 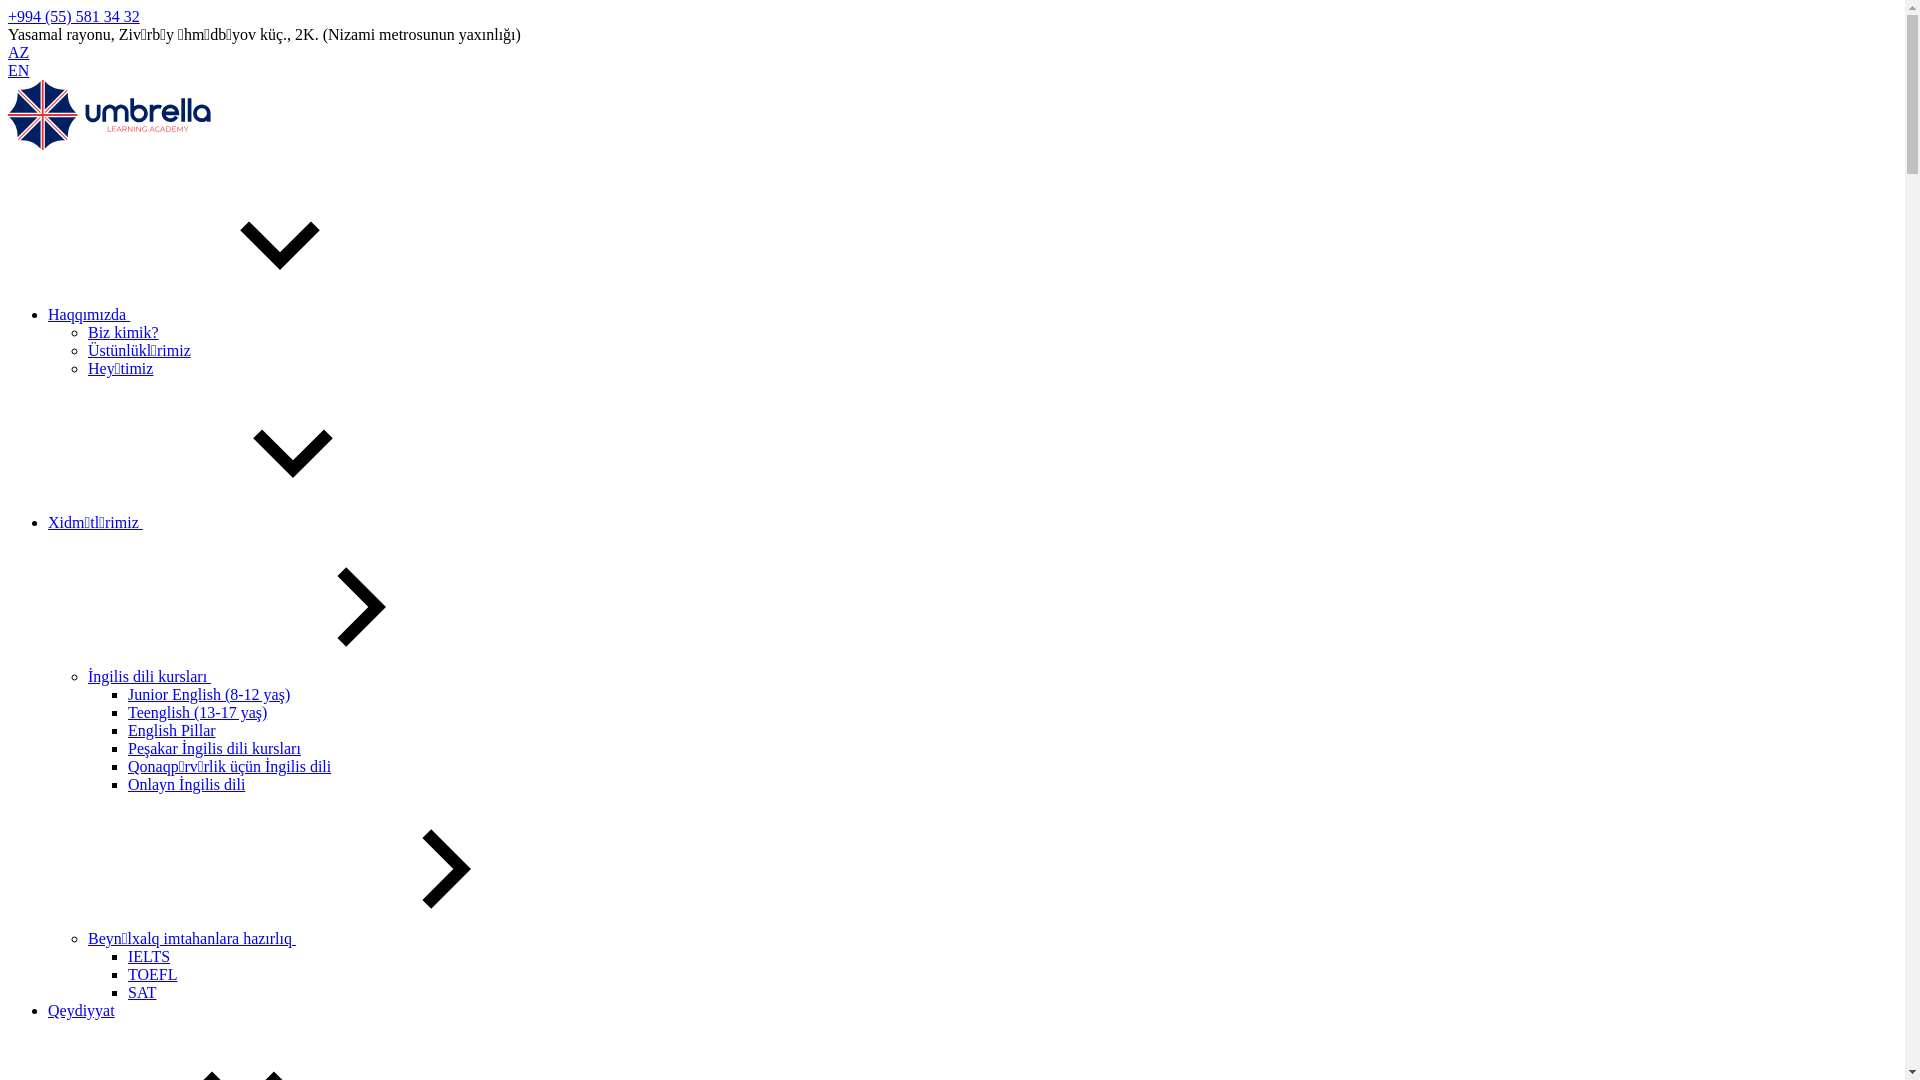 I want to click on 'IELTS', so click(x=147, y=955).